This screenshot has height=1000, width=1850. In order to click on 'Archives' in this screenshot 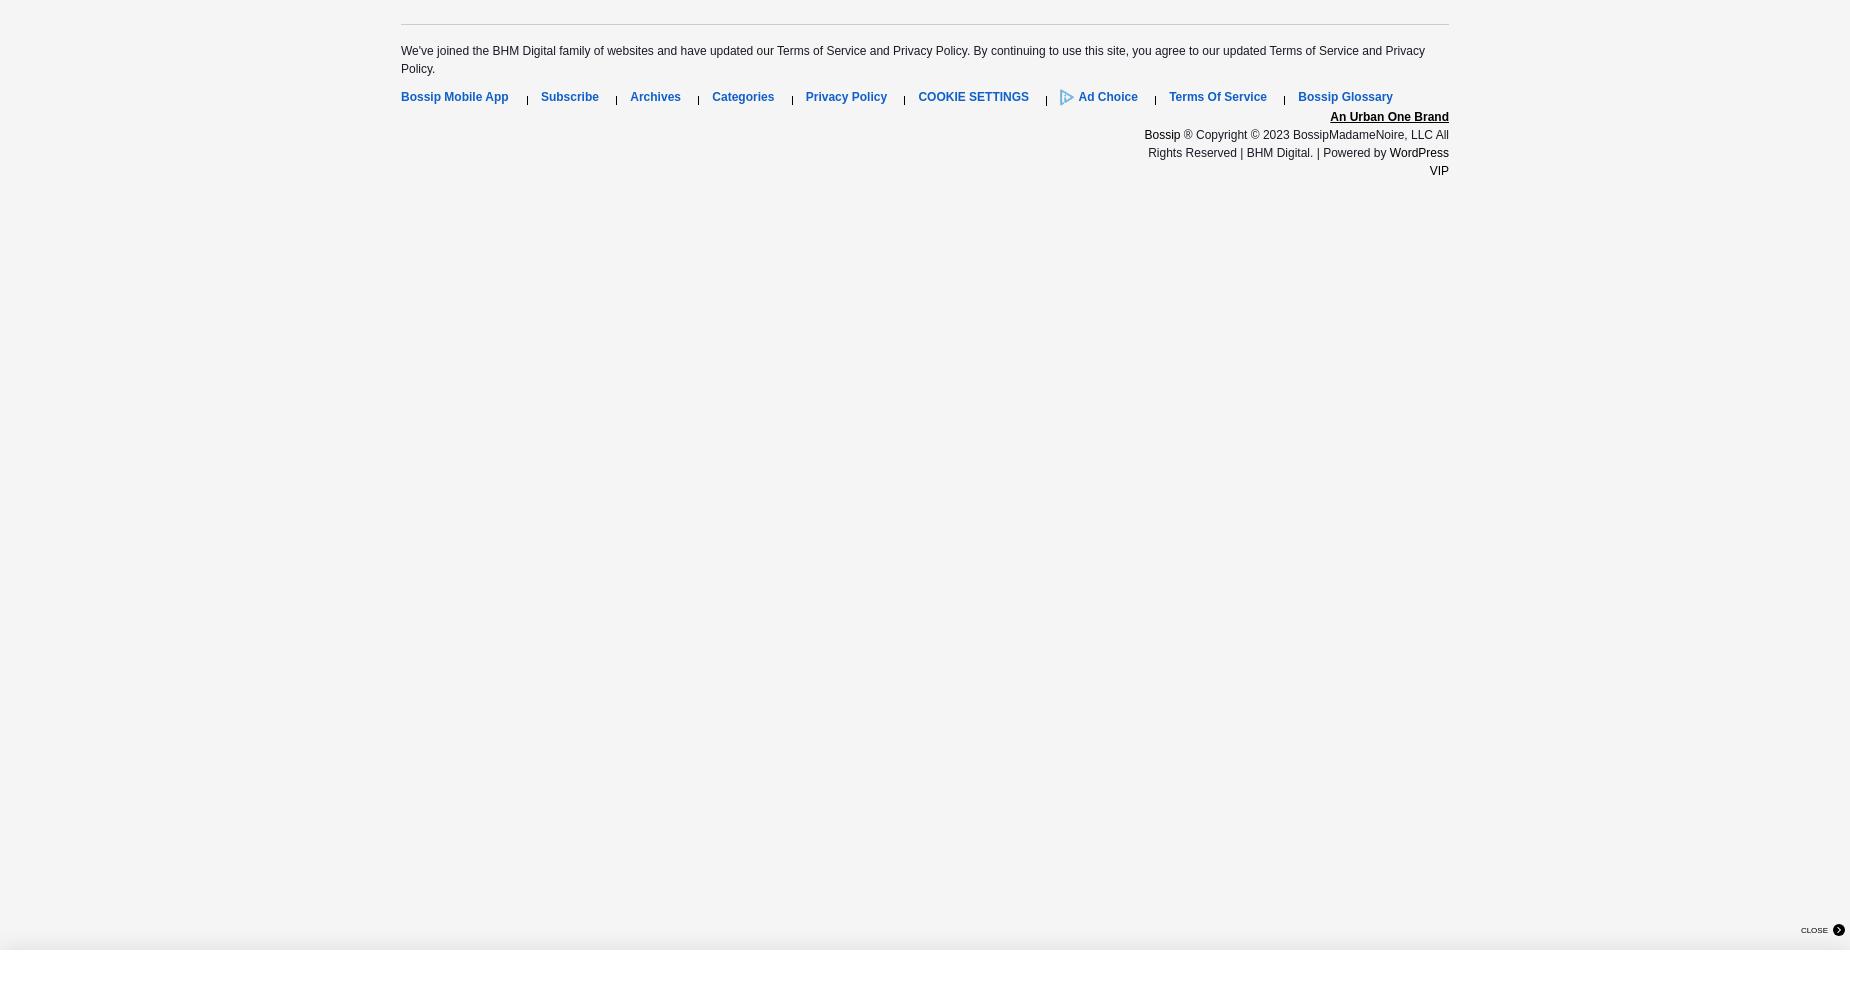, I will do `click(655, 95)`.